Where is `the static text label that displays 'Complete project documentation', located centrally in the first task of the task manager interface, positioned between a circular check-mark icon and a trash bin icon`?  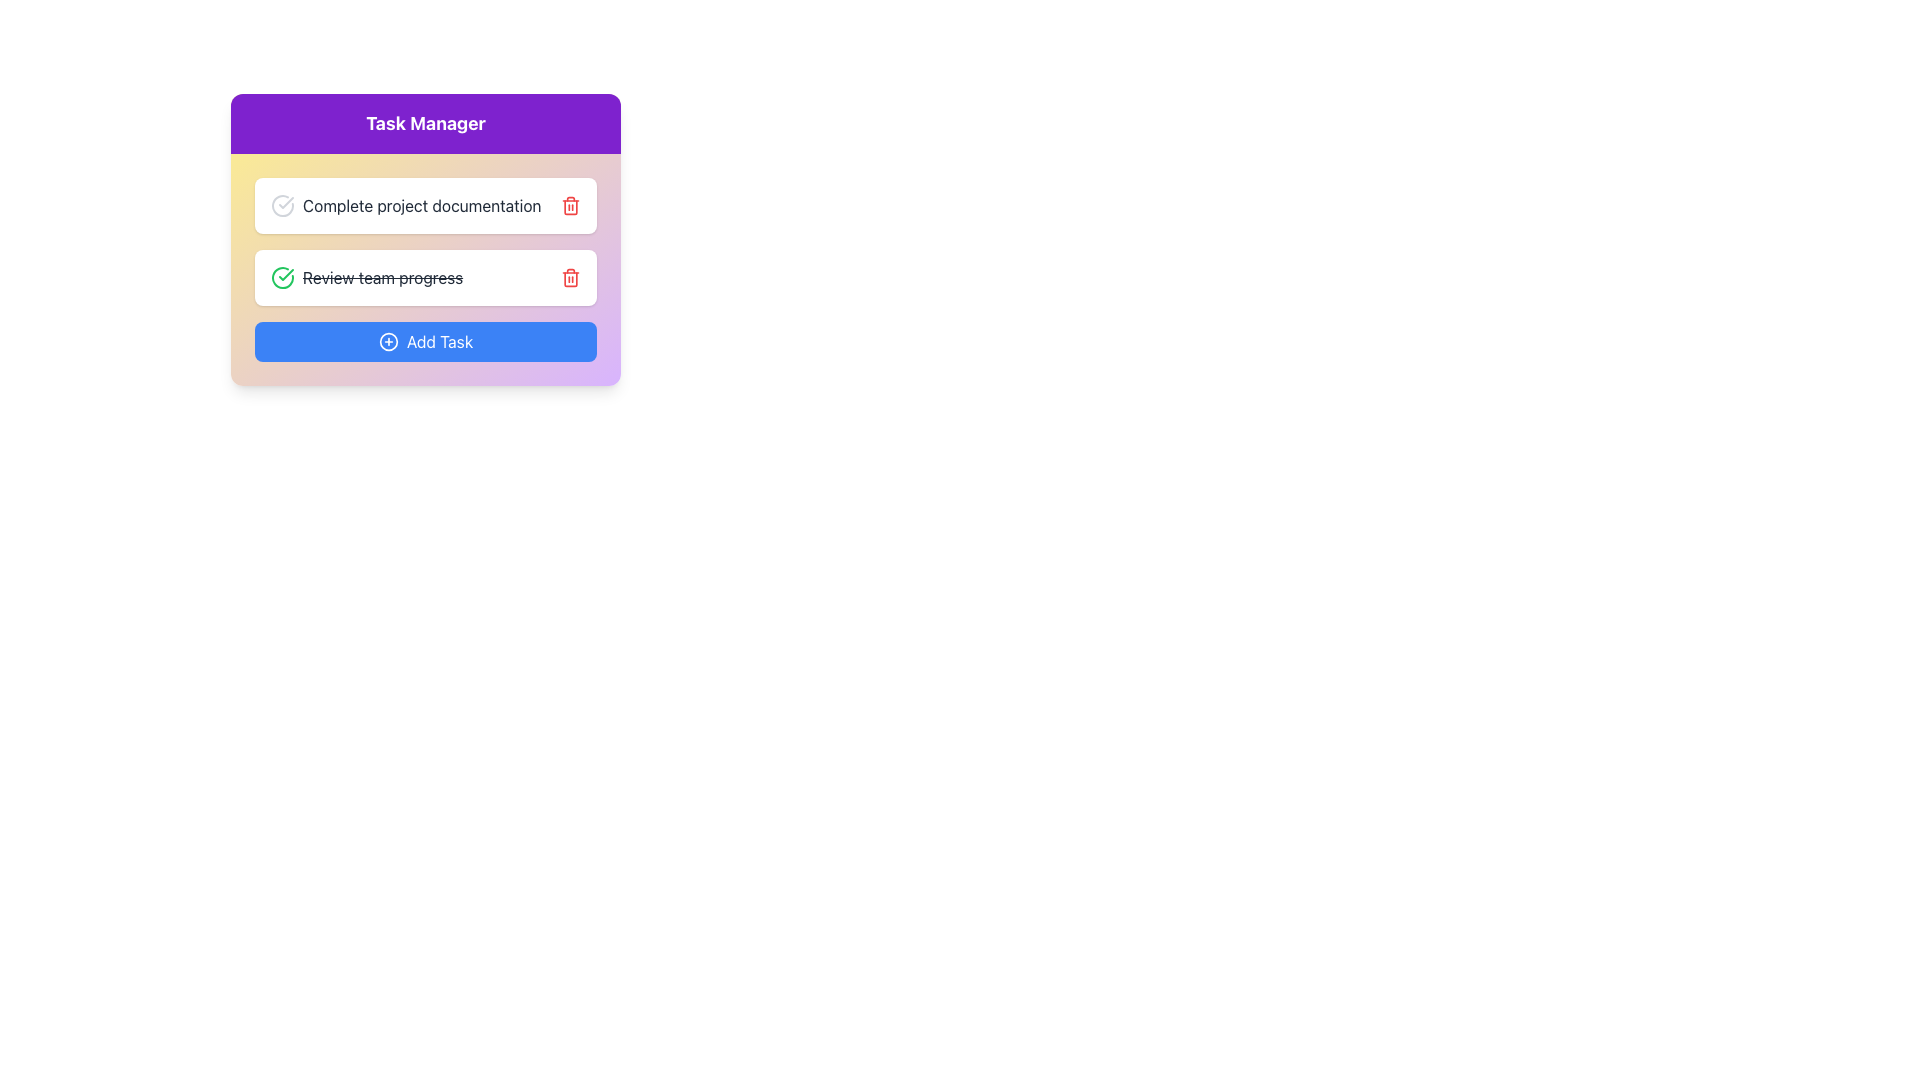
the static text label that displays 'Complete project documentation', located centrally in the first task of the task manager interface, positioned between a circular check-mark icon and a trash bin icon is located at coordinates (421, 205).